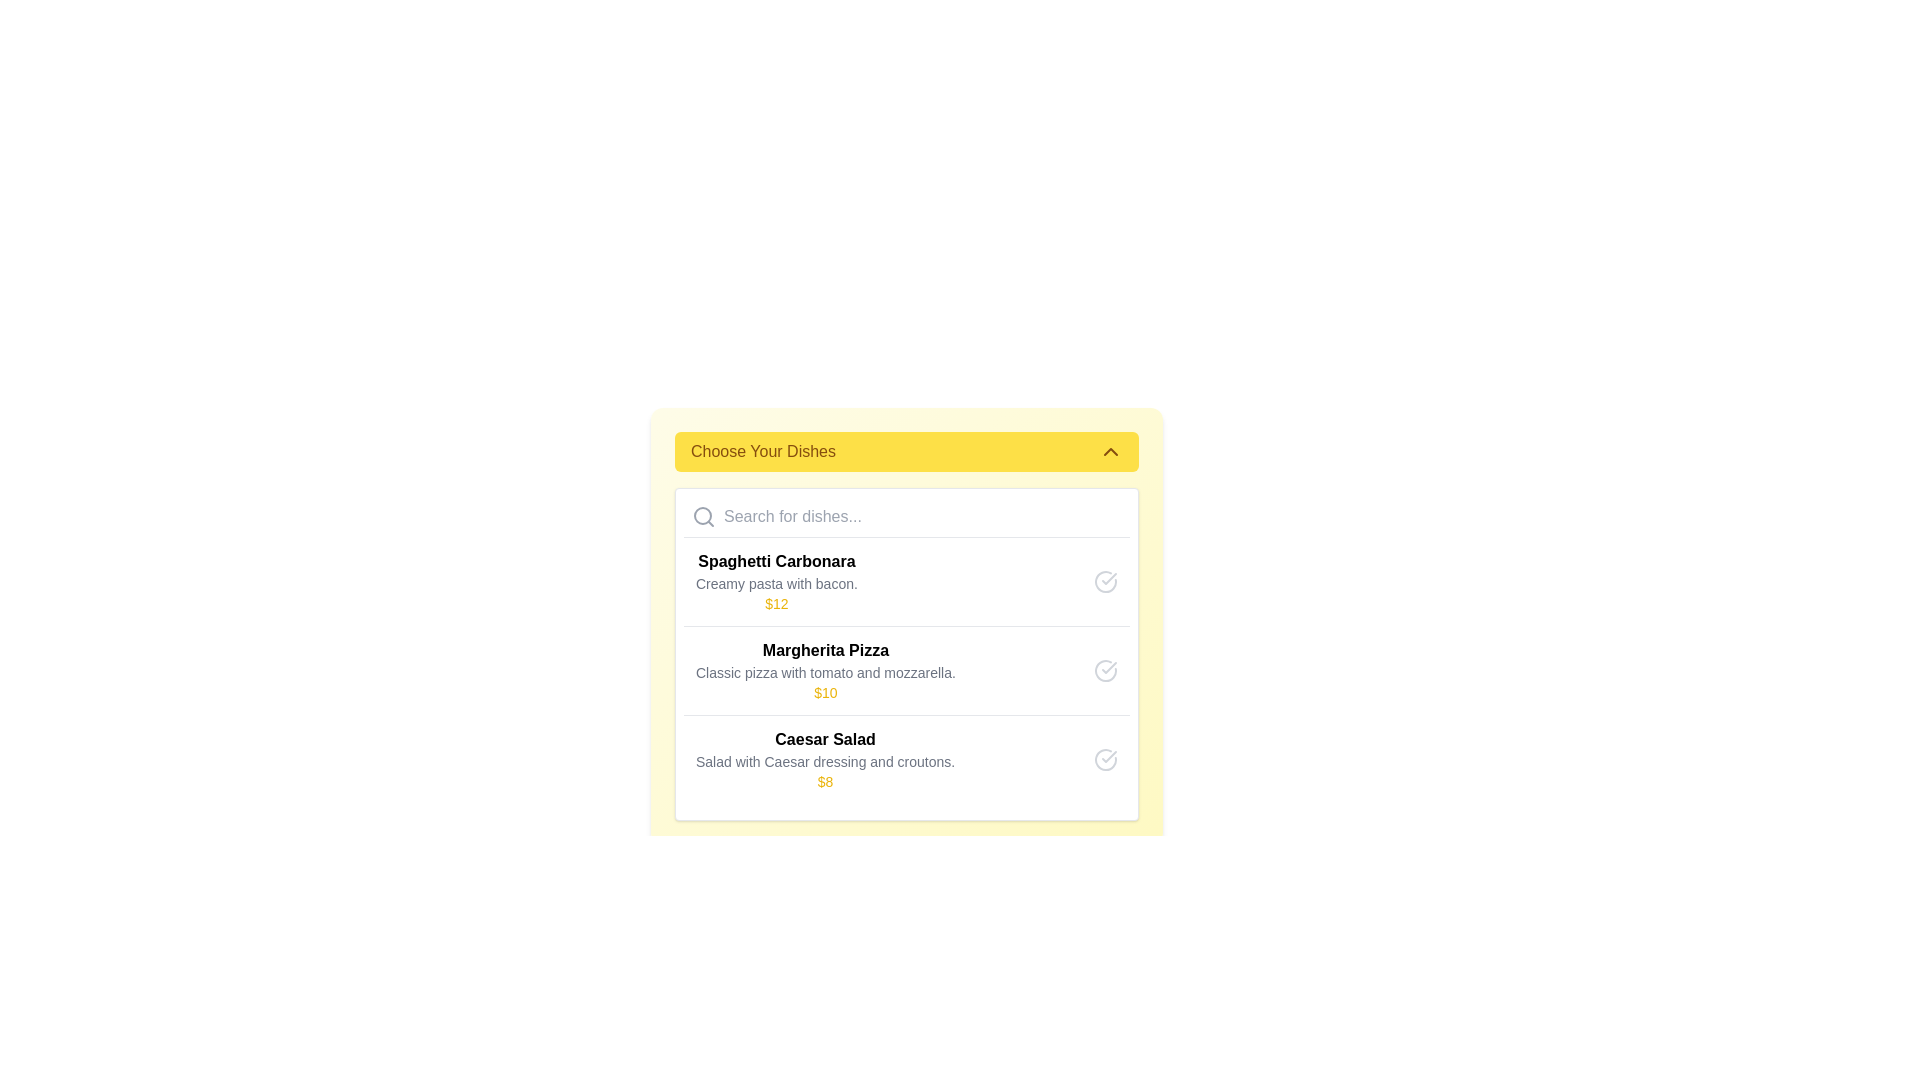 The image size is (1920, 1080). Describe the element at coordinates (776, 603) in the screenshot. I see `the static text displaying the price '$12', which is styled in yellow and located below the dish description 'Creamy pasta with bacon' and associated with 'Spaghetti Carbonara'` at that location.